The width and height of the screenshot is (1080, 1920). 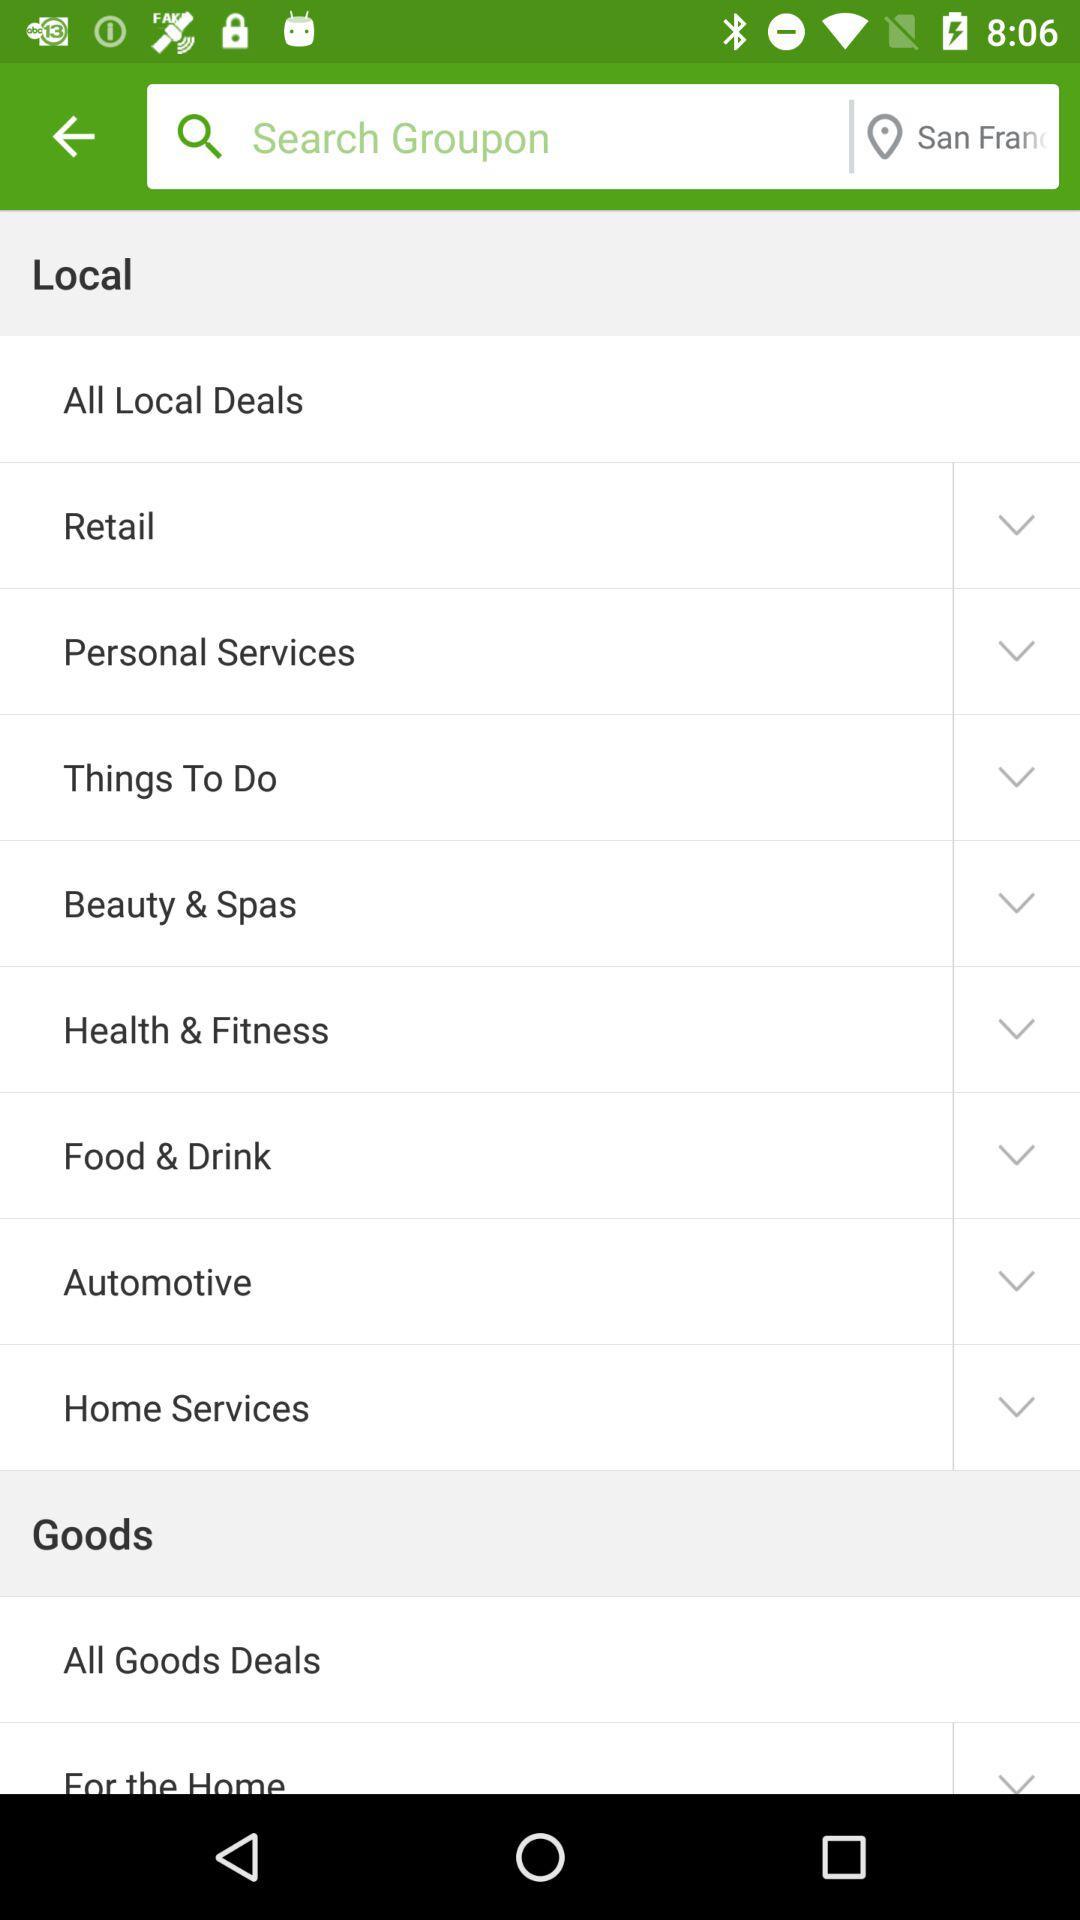 What do you see at coordinates (545, 135) in the screenshot?
I see `search box` at bounding box center [545, 135].